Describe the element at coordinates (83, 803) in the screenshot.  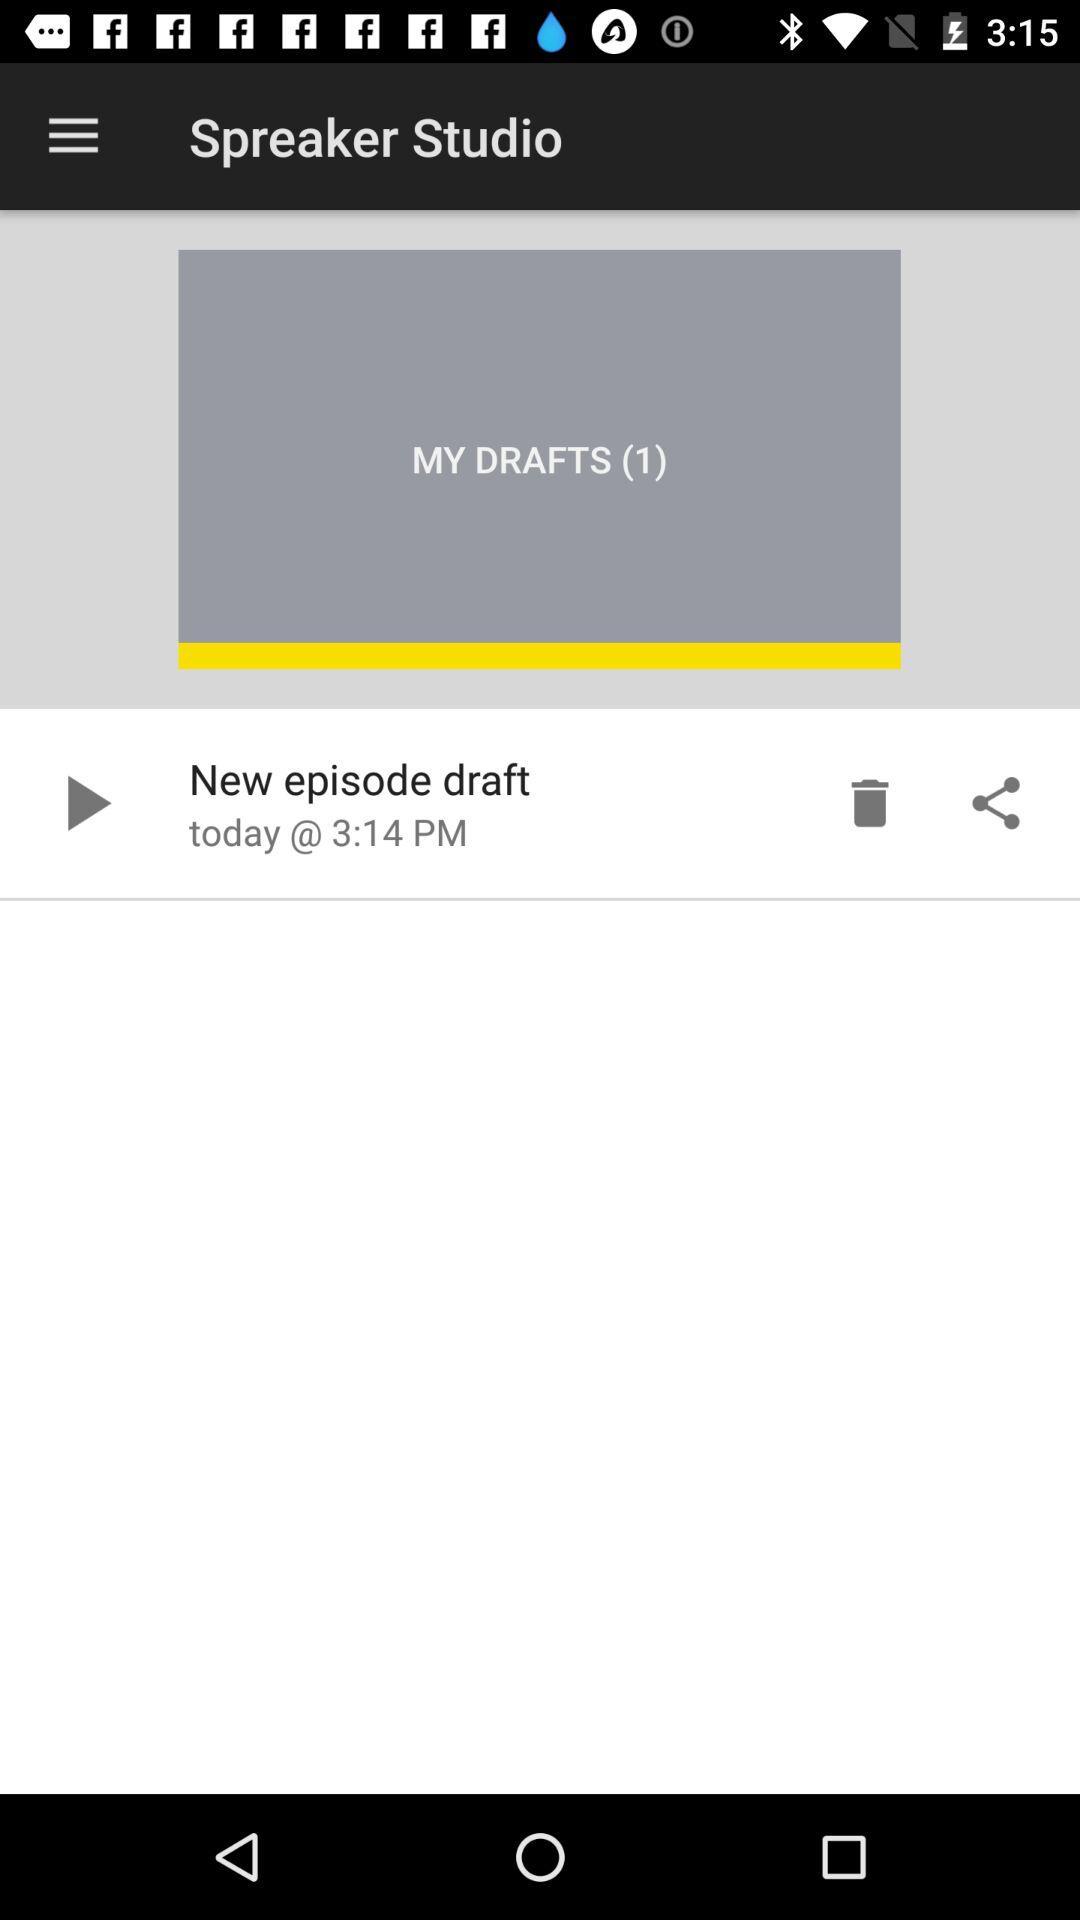
I see `podcast` at that location.